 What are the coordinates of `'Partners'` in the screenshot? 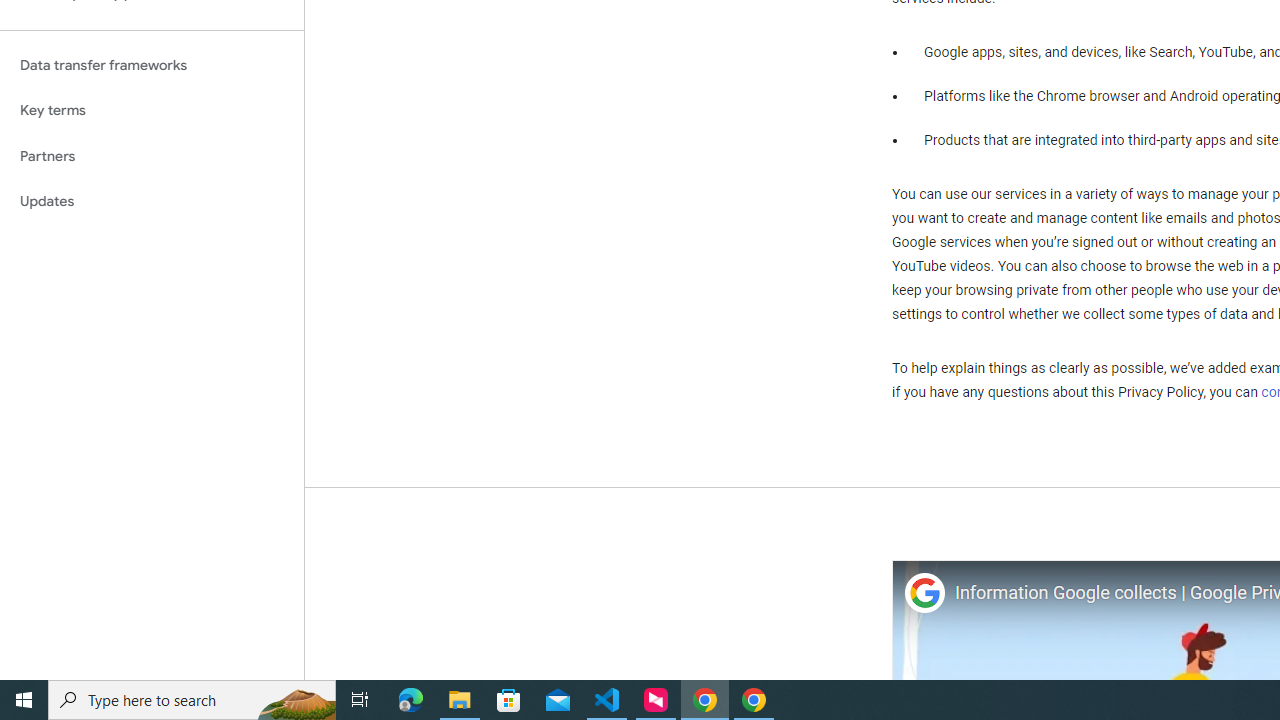 It's located at (151, 155).